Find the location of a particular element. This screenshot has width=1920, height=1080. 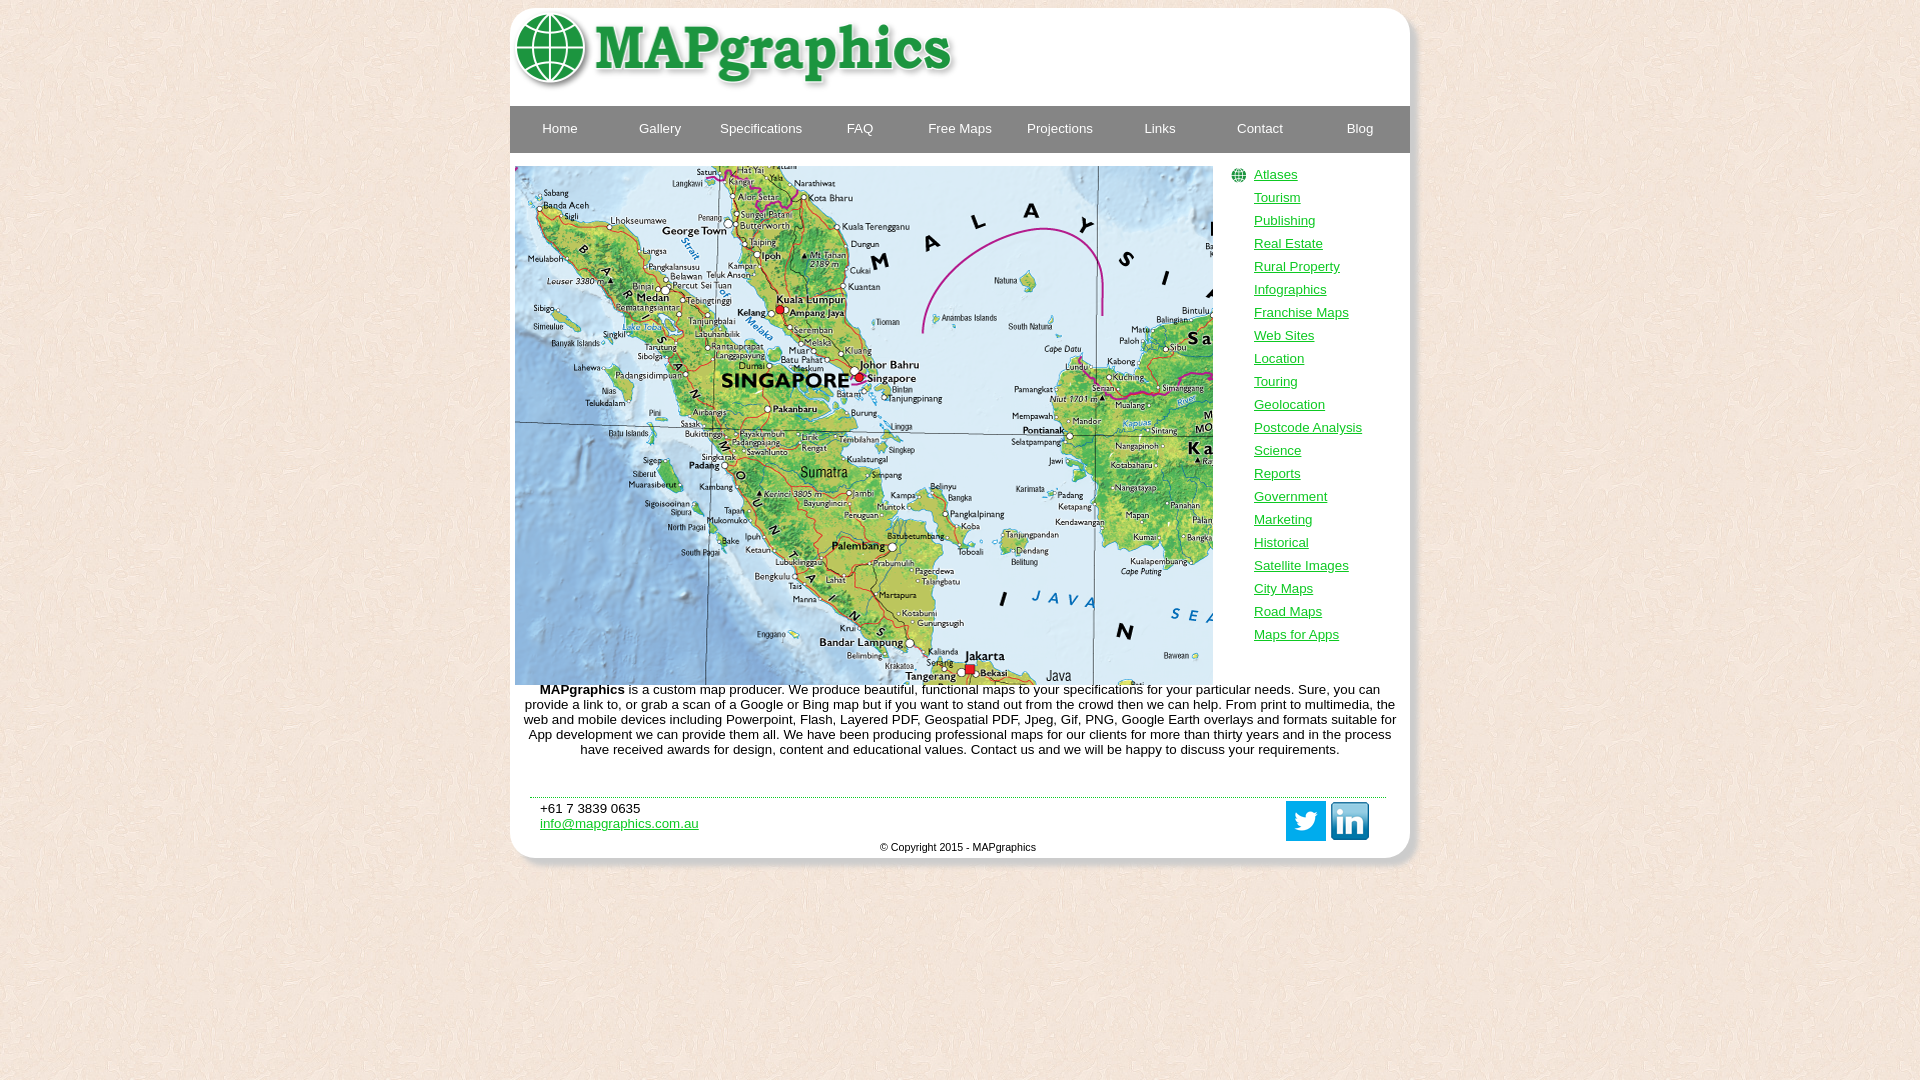

'Tourism' is located at coordinates (1252, 197).